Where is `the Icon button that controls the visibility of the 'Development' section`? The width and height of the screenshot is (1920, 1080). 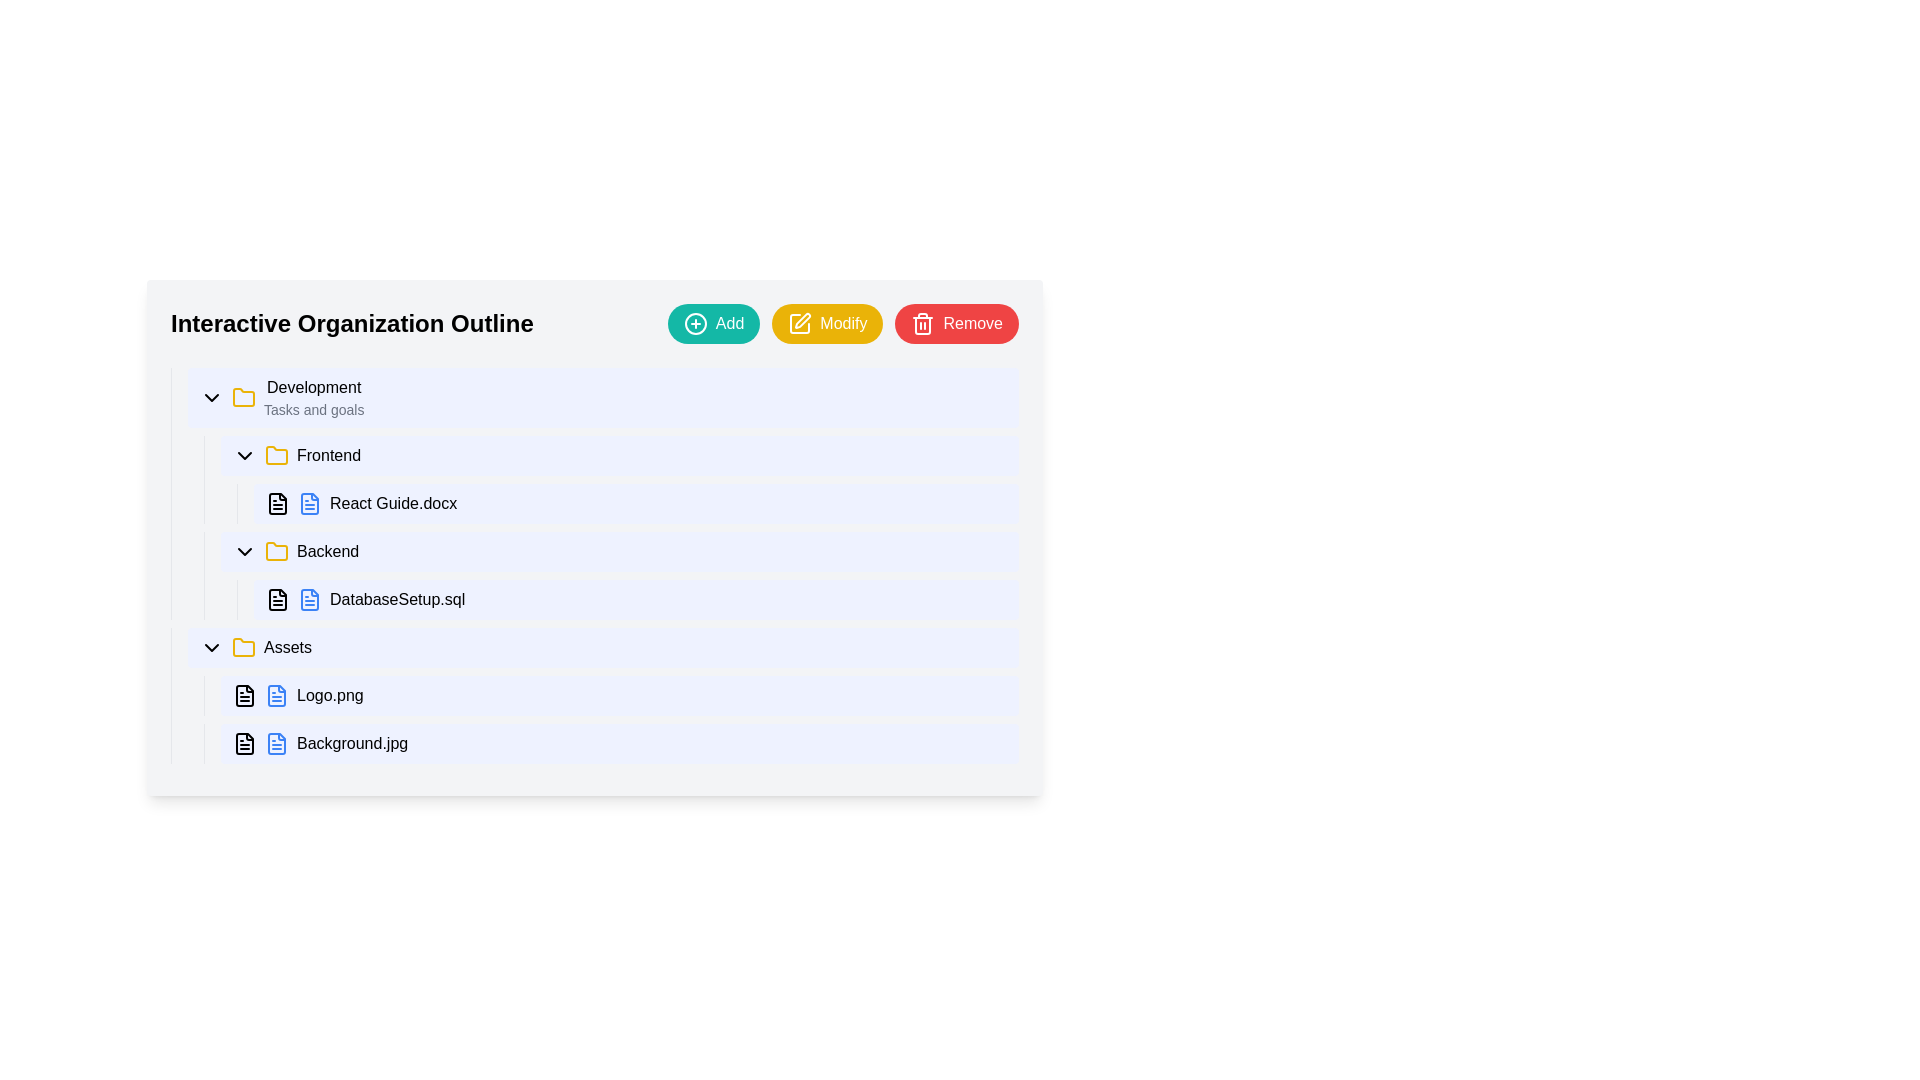
the Icon button that controls the visibility of the 'Development' section is located at coordinates (211, 397).